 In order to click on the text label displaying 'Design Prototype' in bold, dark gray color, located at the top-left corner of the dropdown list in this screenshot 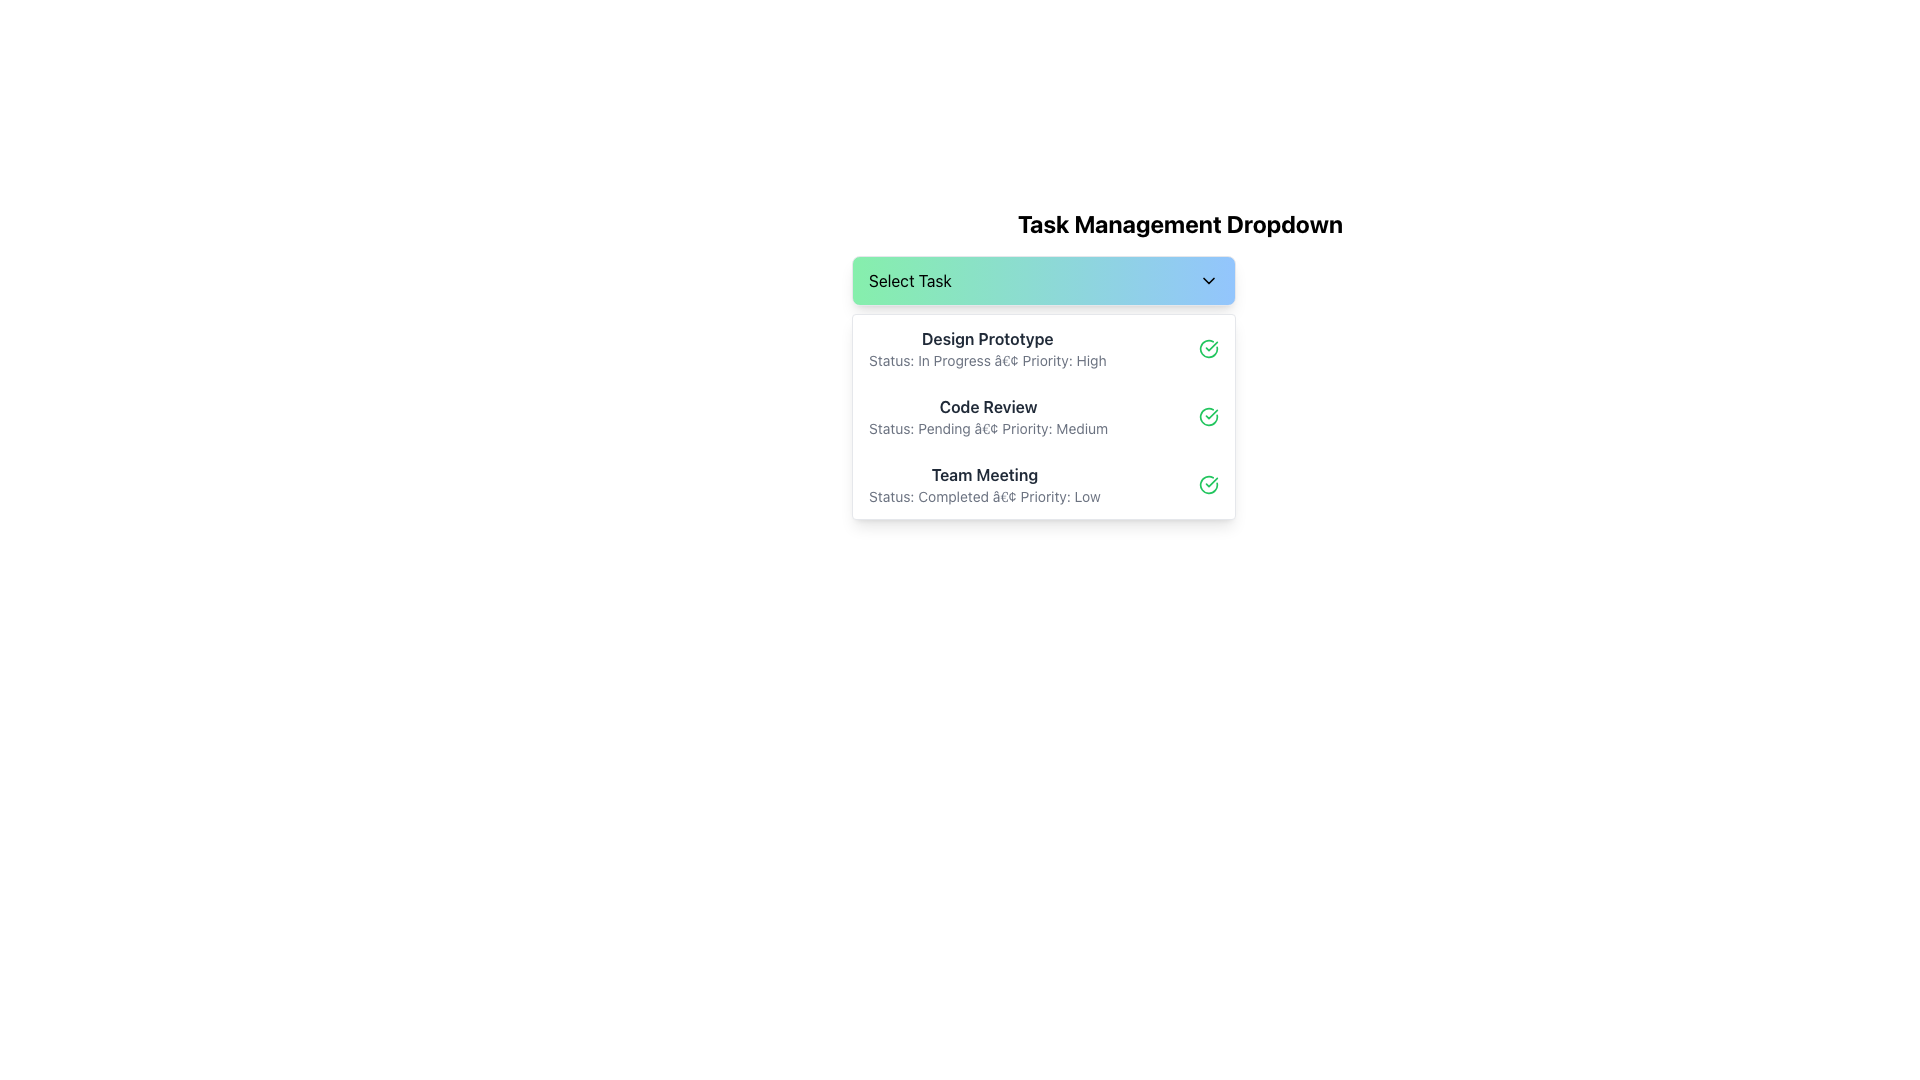, I will do `click(987, 338)`.